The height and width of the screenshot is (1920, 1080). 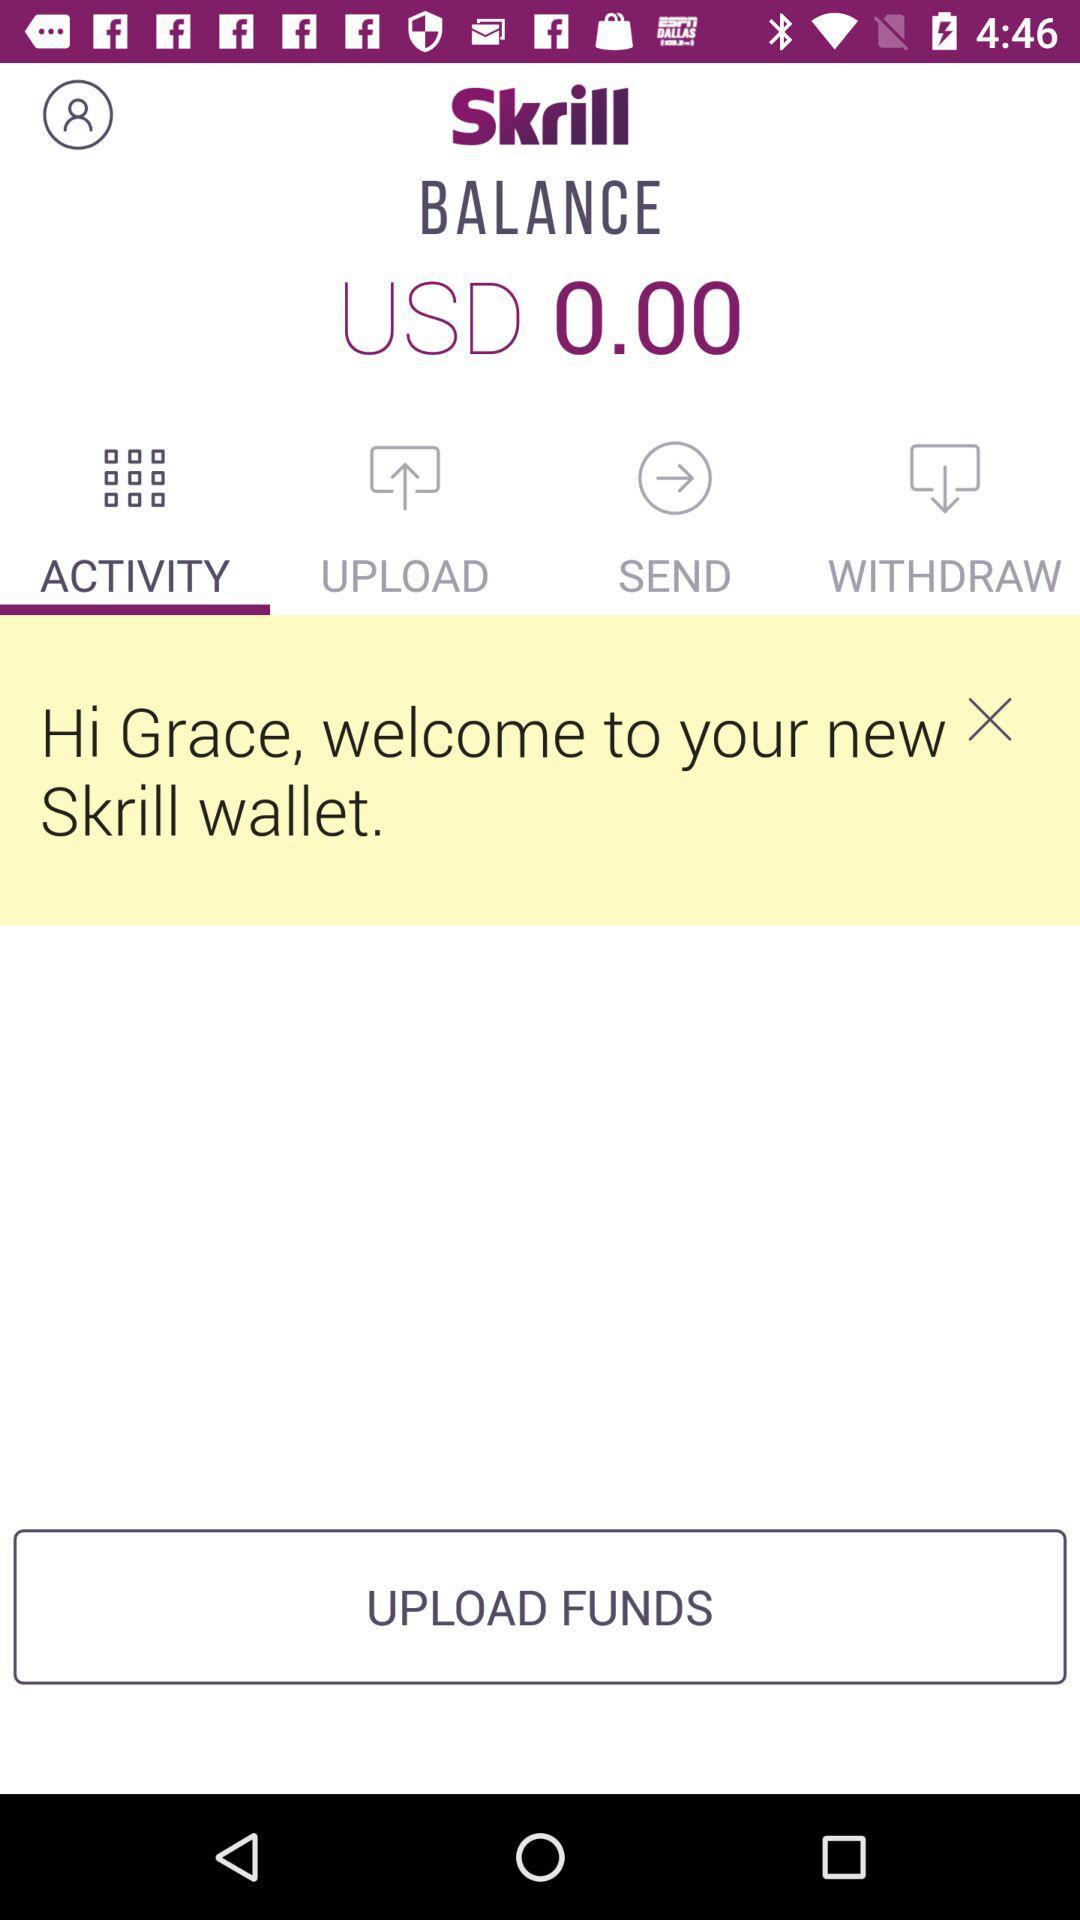 I want to click on the icon on the right, so click(x=988, y=719).